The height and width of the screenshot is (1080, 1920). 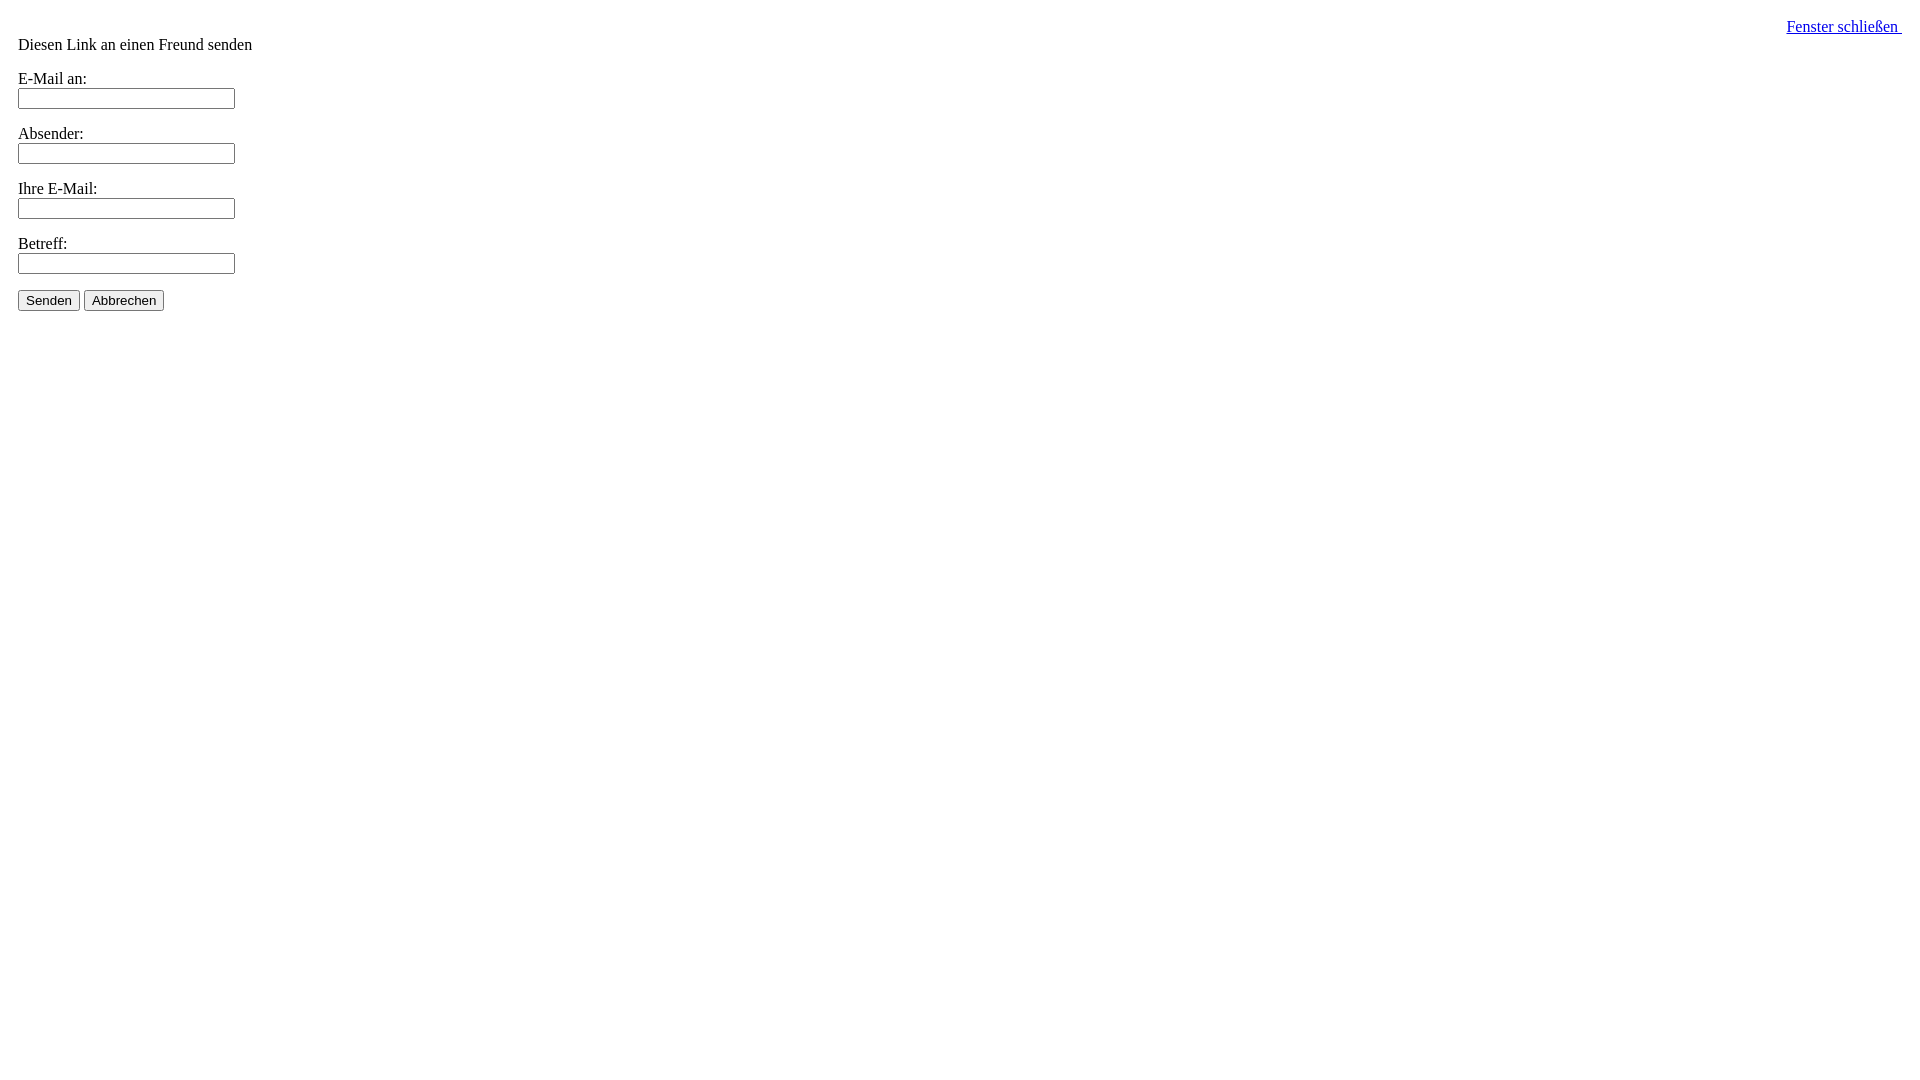 I want to click on 'Senden', so click(x=48, y=300).